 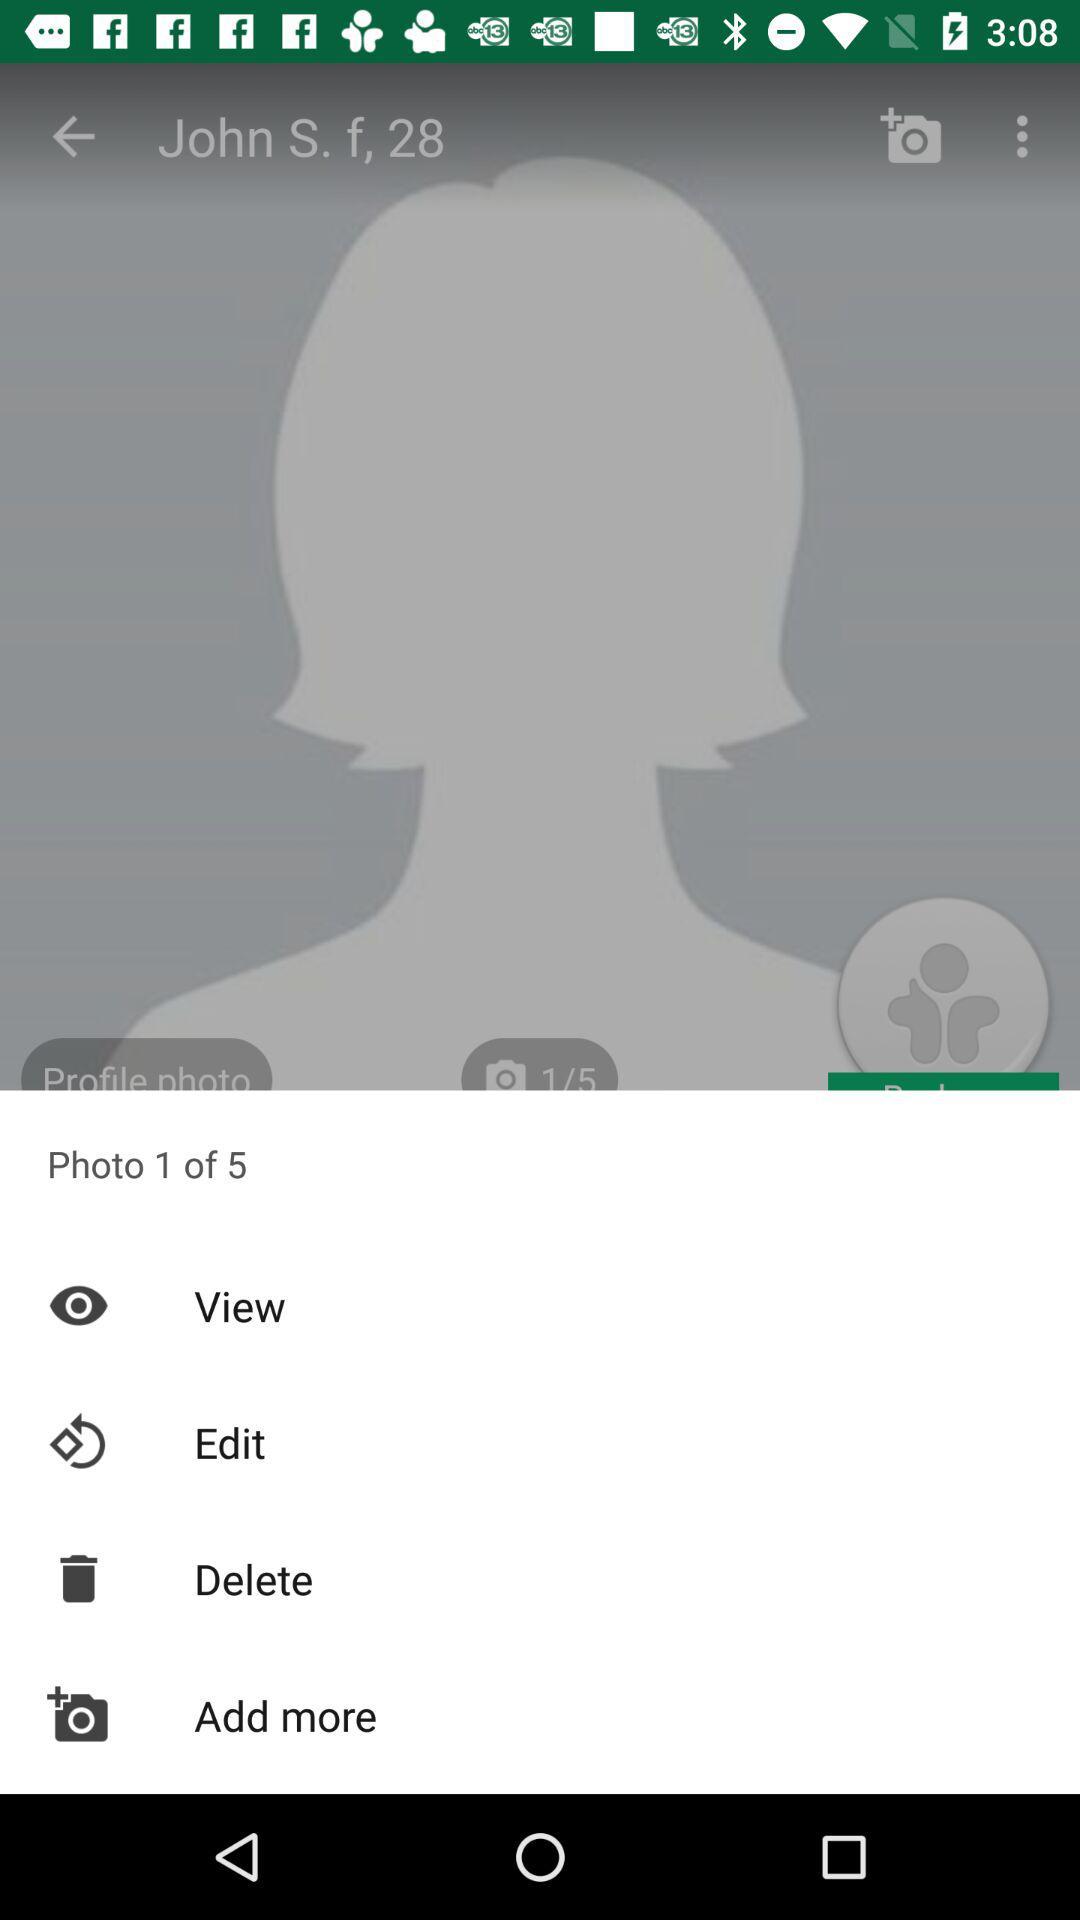 I want to click on edit icon, so click(x=540, y=1442).